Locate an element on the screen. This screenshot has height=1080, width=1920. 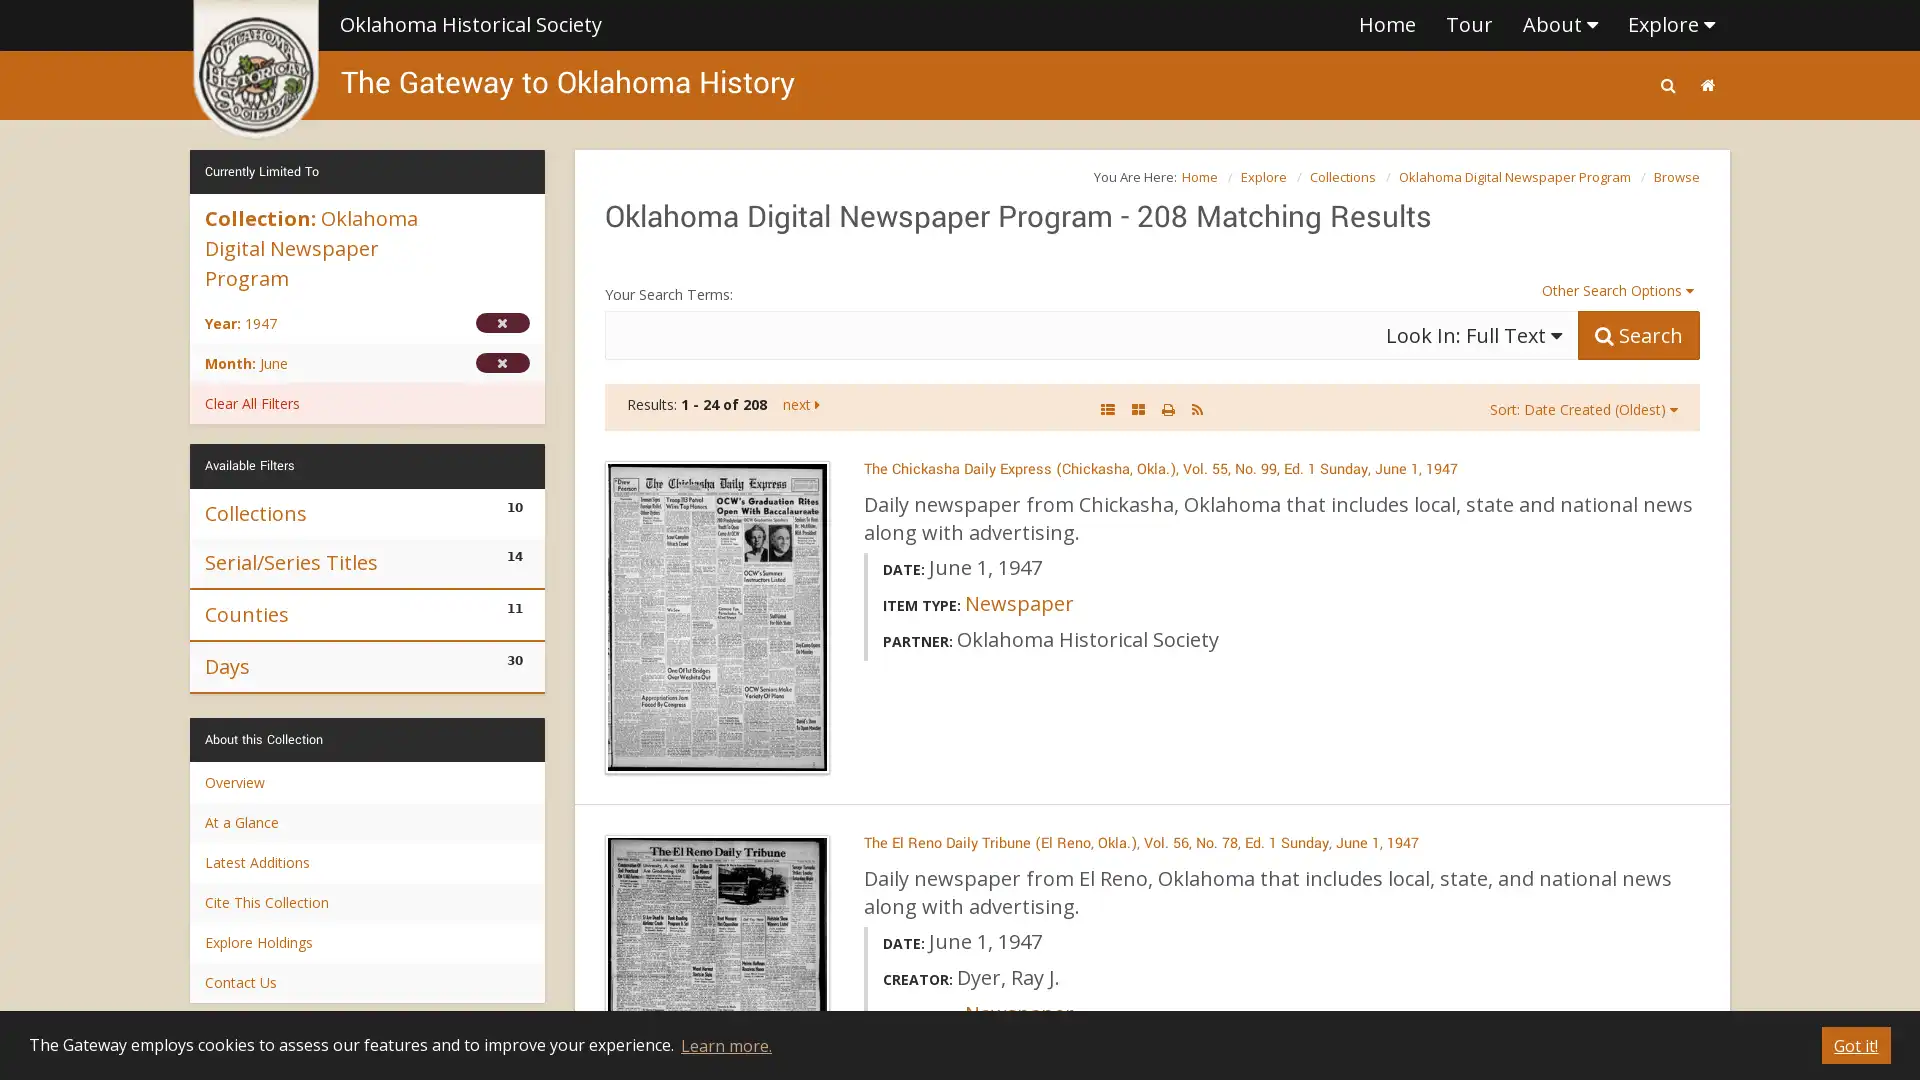
Sort: Date Created (Oldest) is located at coordinates (1582, 407).